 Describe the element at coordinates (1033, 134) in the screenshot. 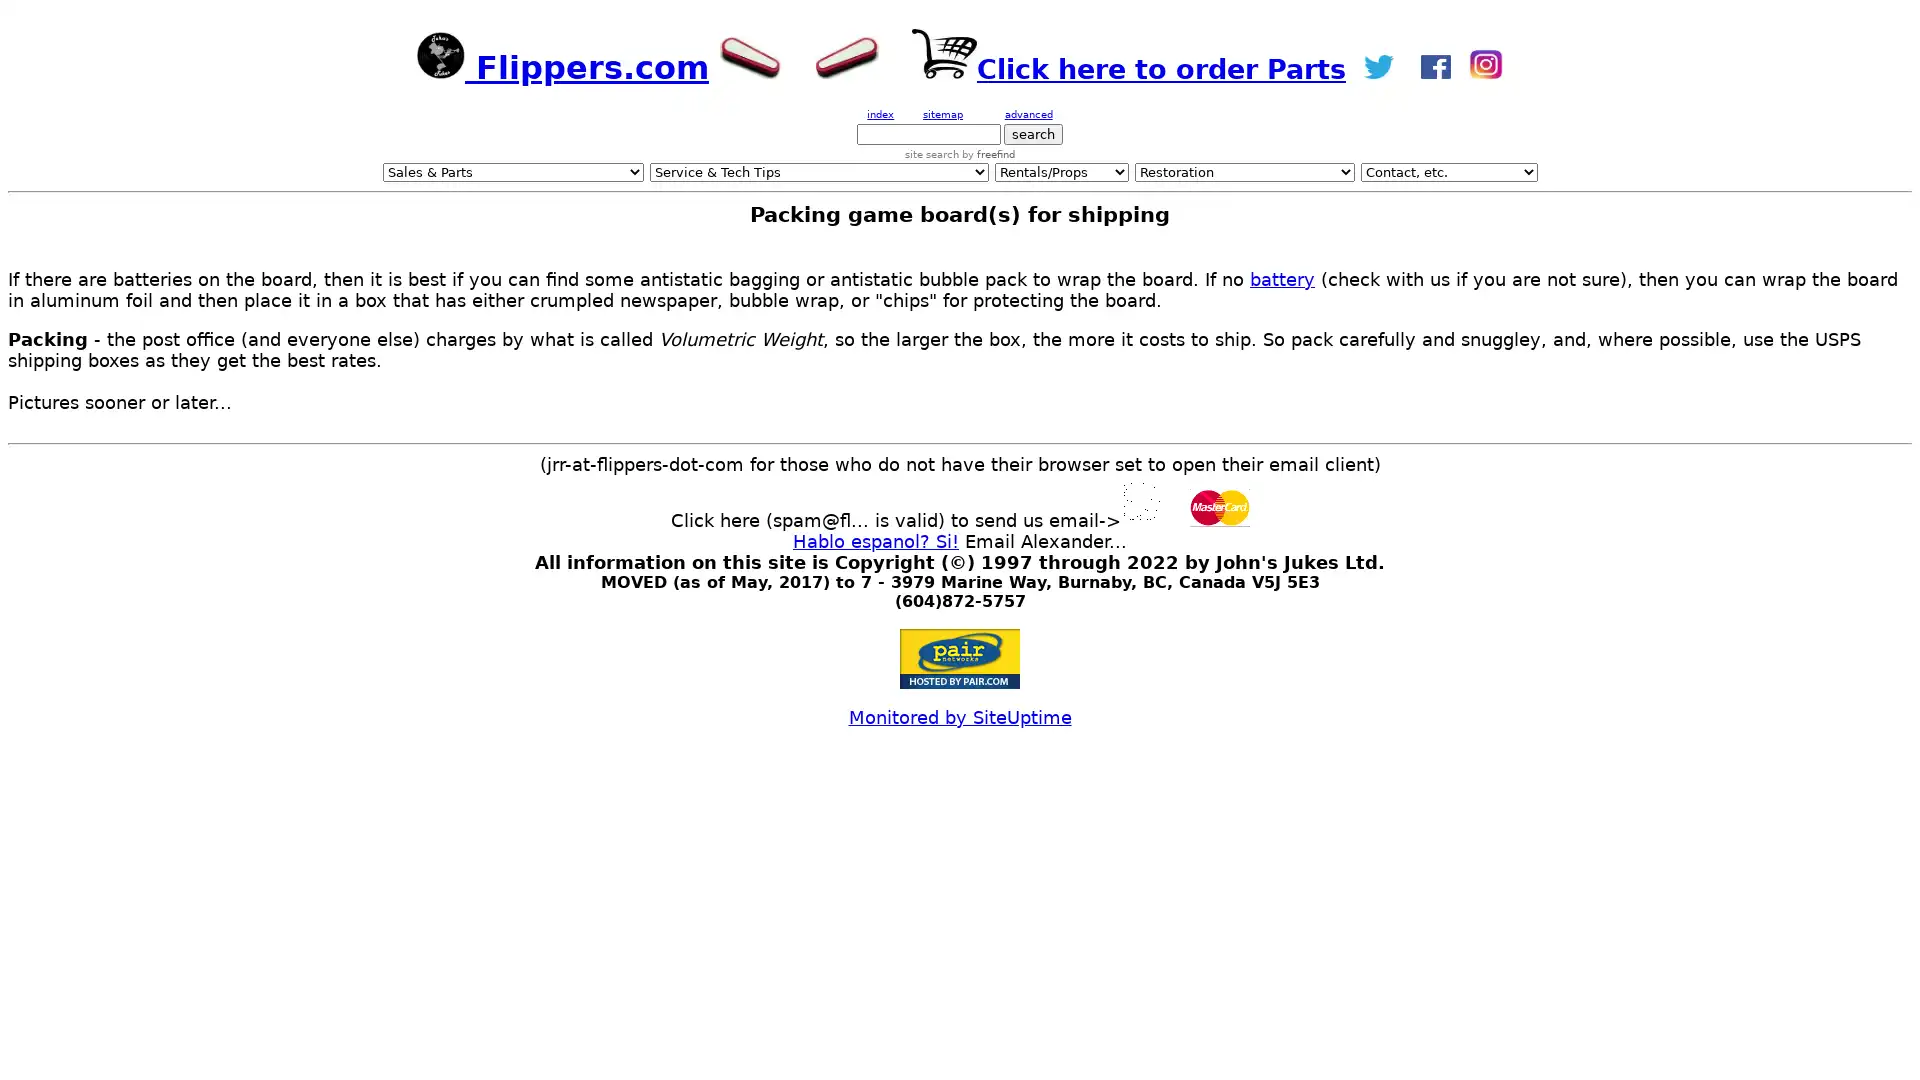

I see `search` at that location.